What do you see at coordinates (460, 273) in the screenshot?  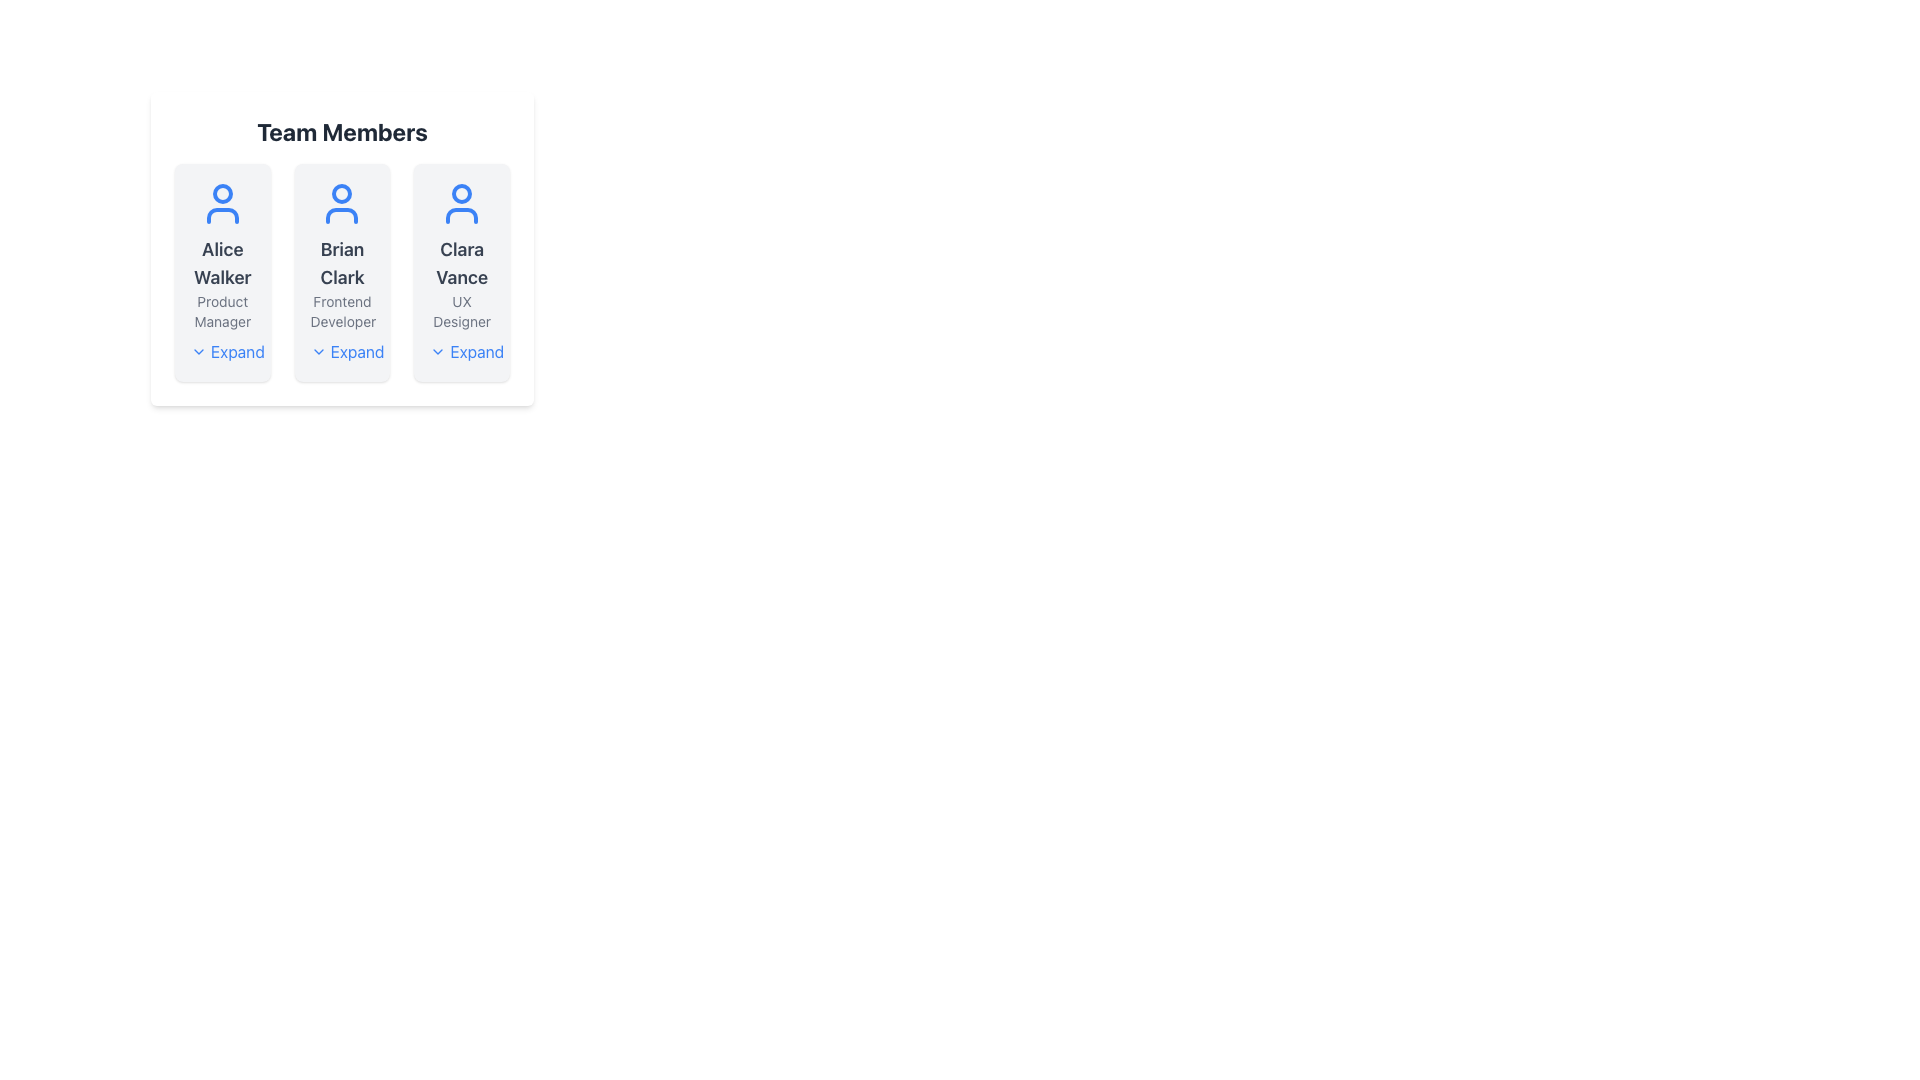 I see `the Profile Card for 'Clara Vance'` at bounding box center [460, 273].